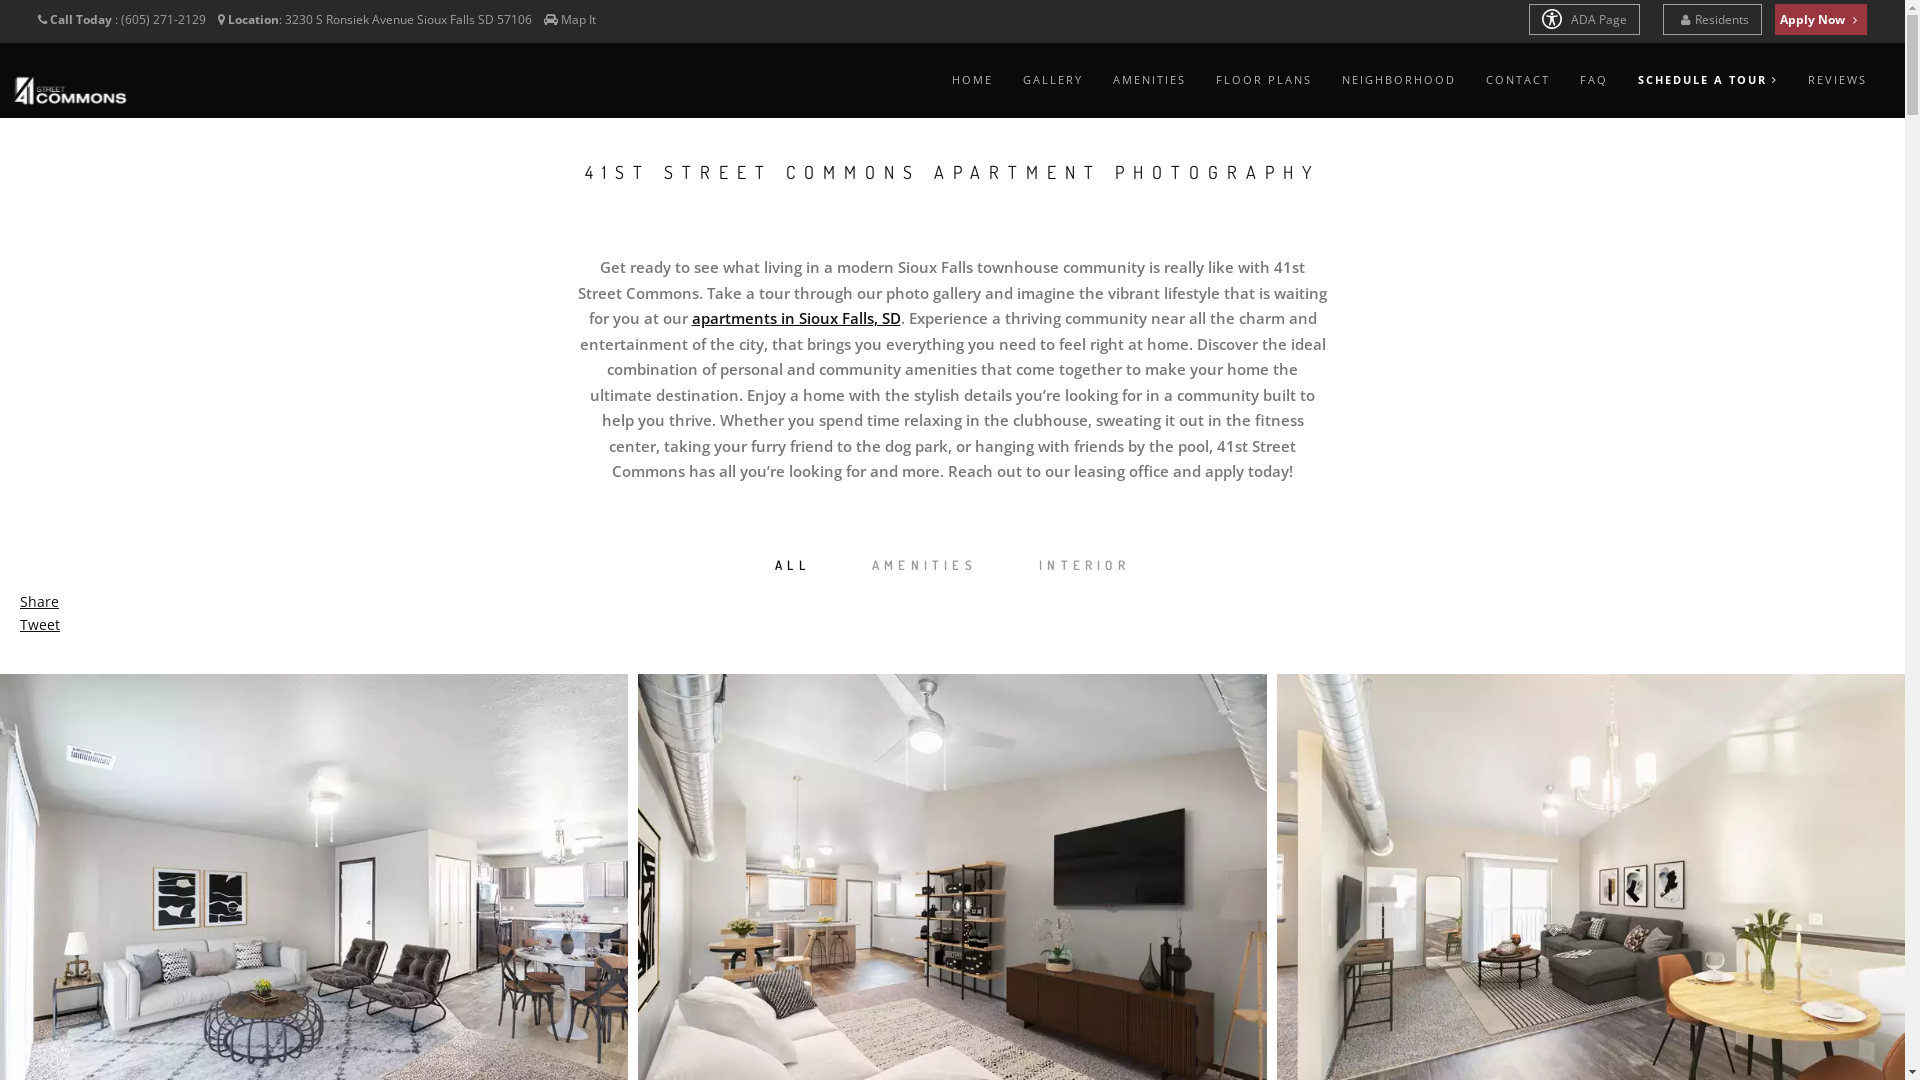 Image resolution: width=1920 pixels, height=1080 pixels. What do you see at coordinates (795, 316) in the screenshot?
I see `'apartments in Sioux Falls, SD'` at bounding box center [795, 316].